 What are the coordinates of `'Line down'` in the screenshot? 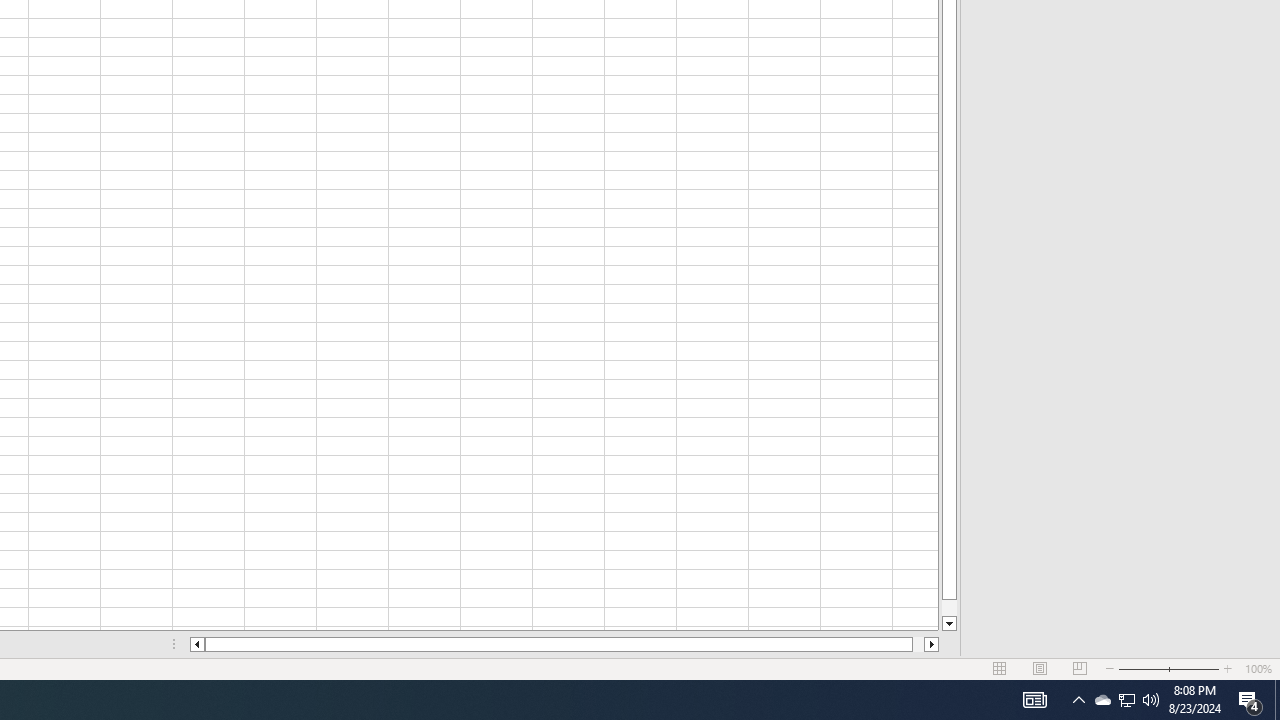 It's located at (948, 623).